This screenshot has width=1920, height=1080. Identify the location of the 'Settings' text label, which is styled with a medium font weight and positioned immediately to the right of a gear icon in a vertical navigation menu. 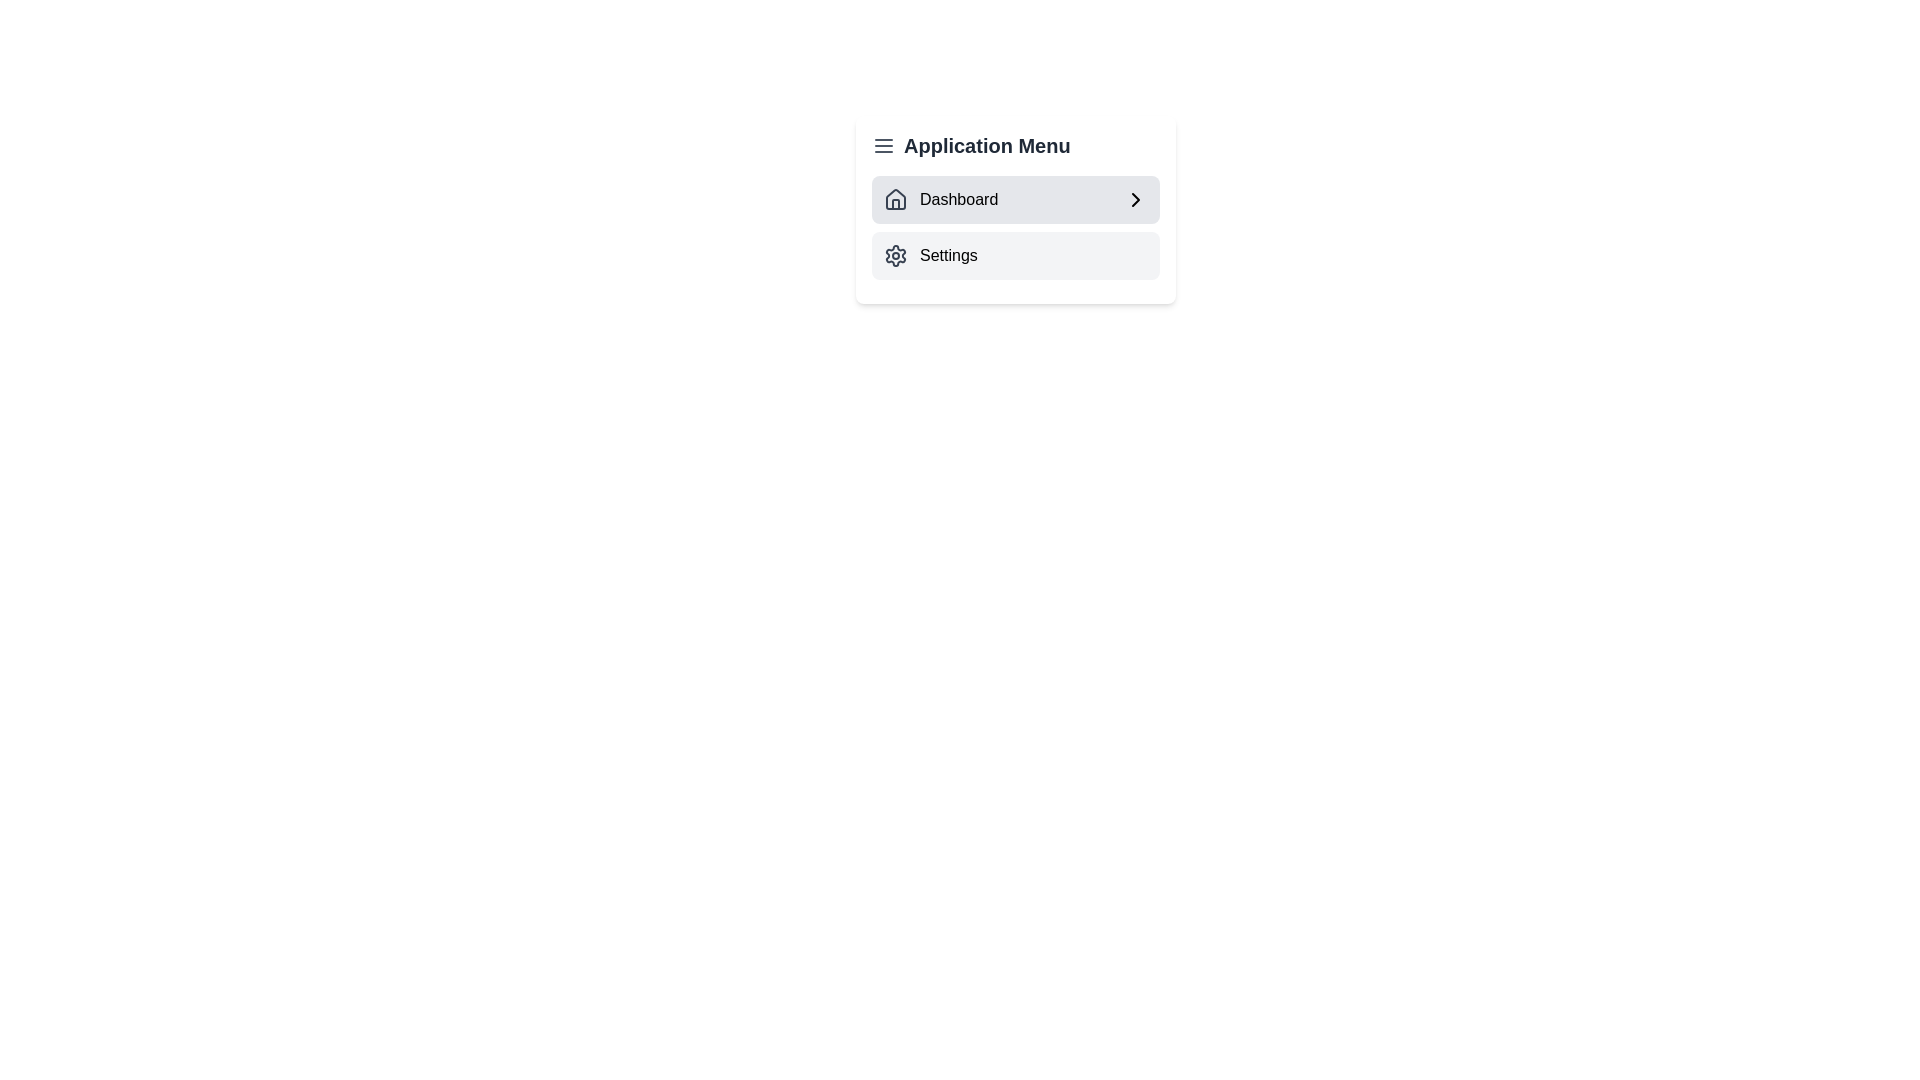
(947, 254).